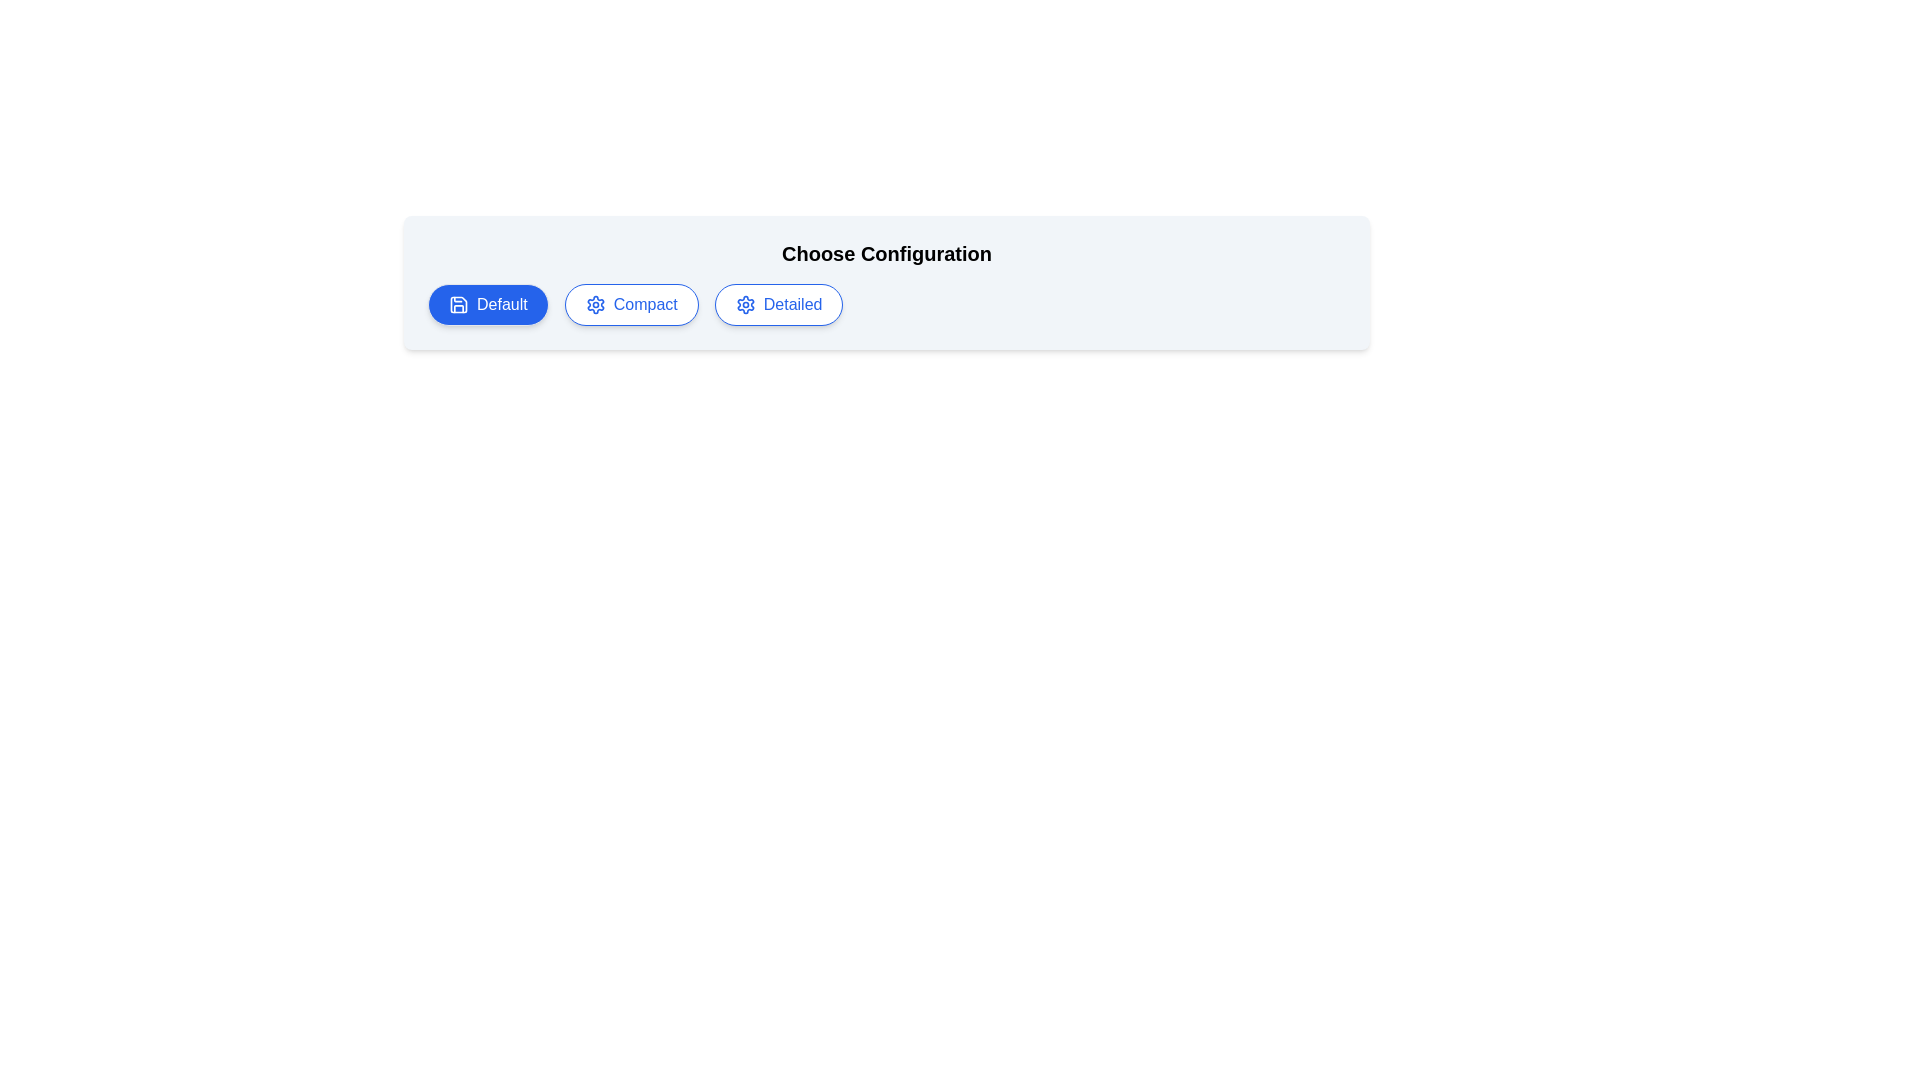 This screenshot has width=1920, height=1080. I want to click on the configuration option Default by clicking on the corresponding button, so click(488, 304).